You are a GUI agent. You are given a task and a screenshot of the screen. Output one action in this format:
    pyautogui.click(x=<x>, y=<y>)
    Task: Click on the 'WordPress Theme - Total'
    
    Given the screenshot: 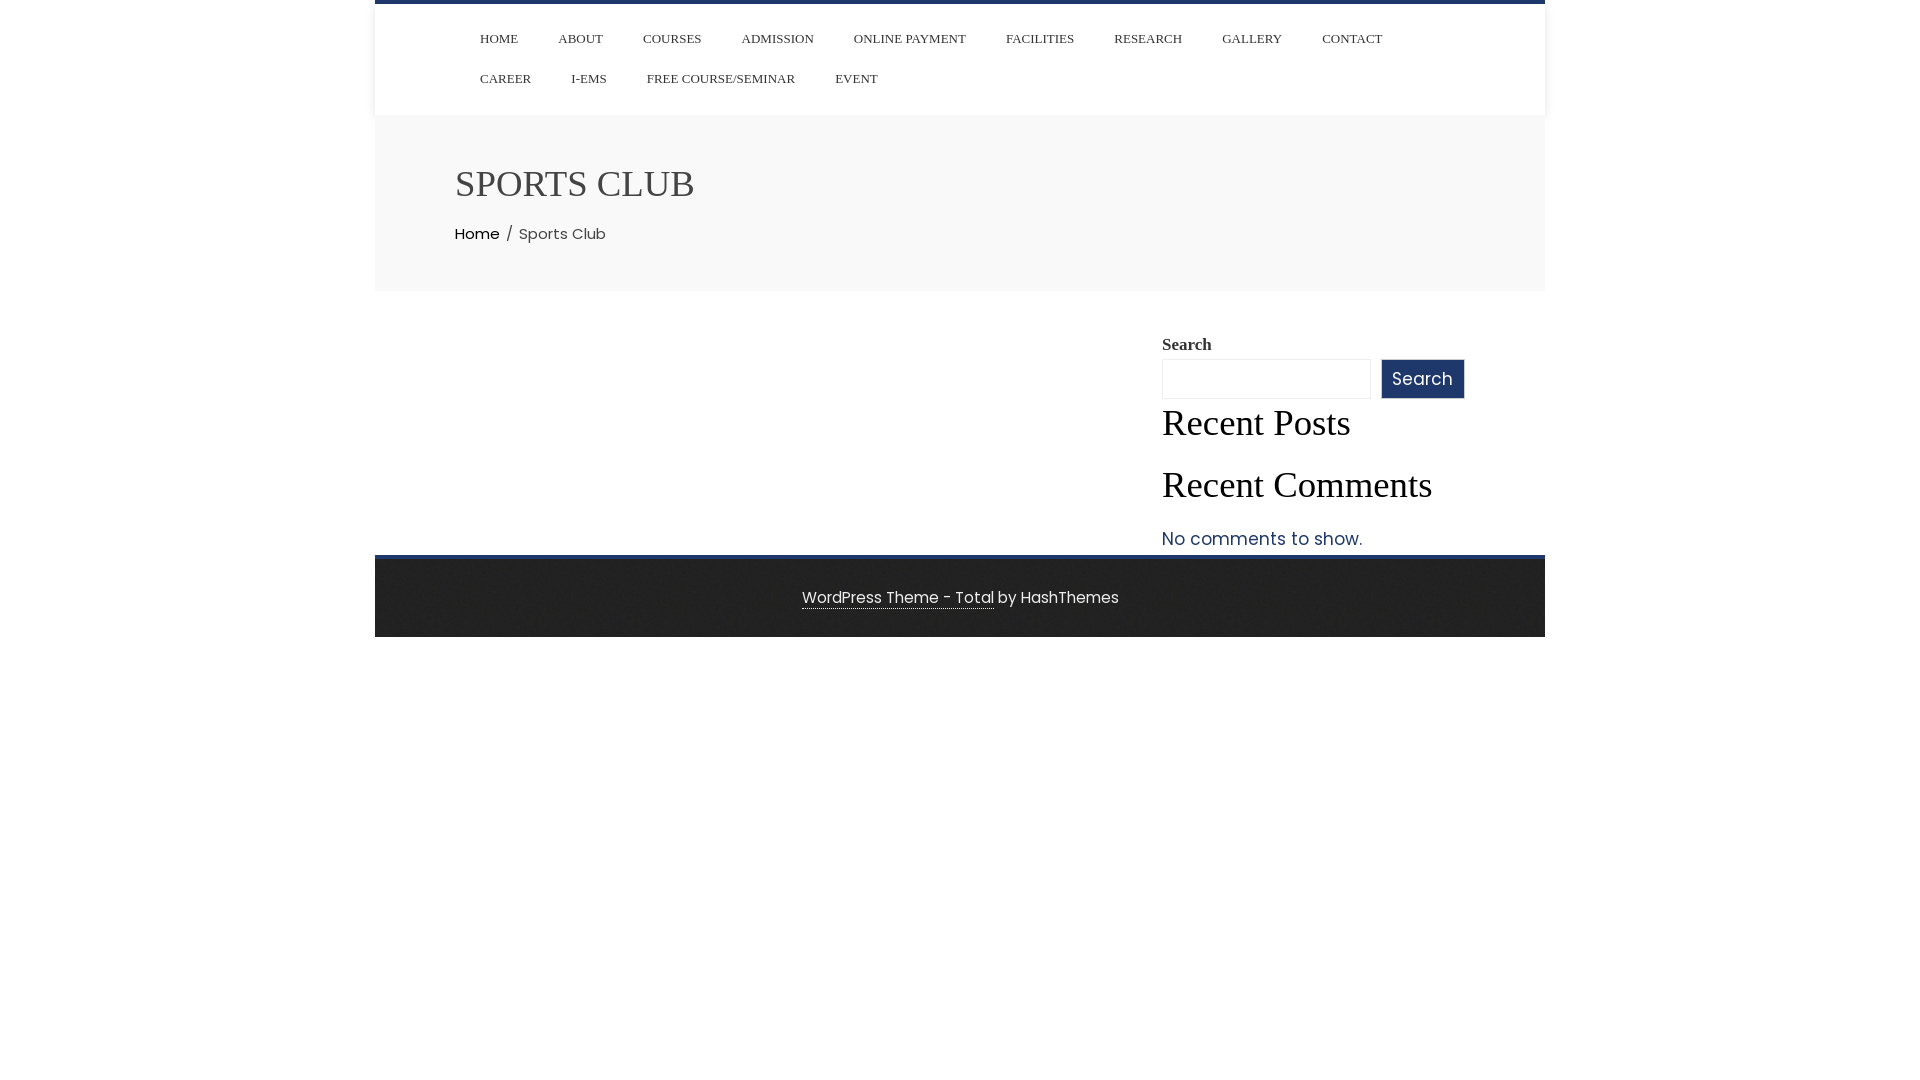 What is the action you would take?
    pyautogui.click(x=896, y=596)
    